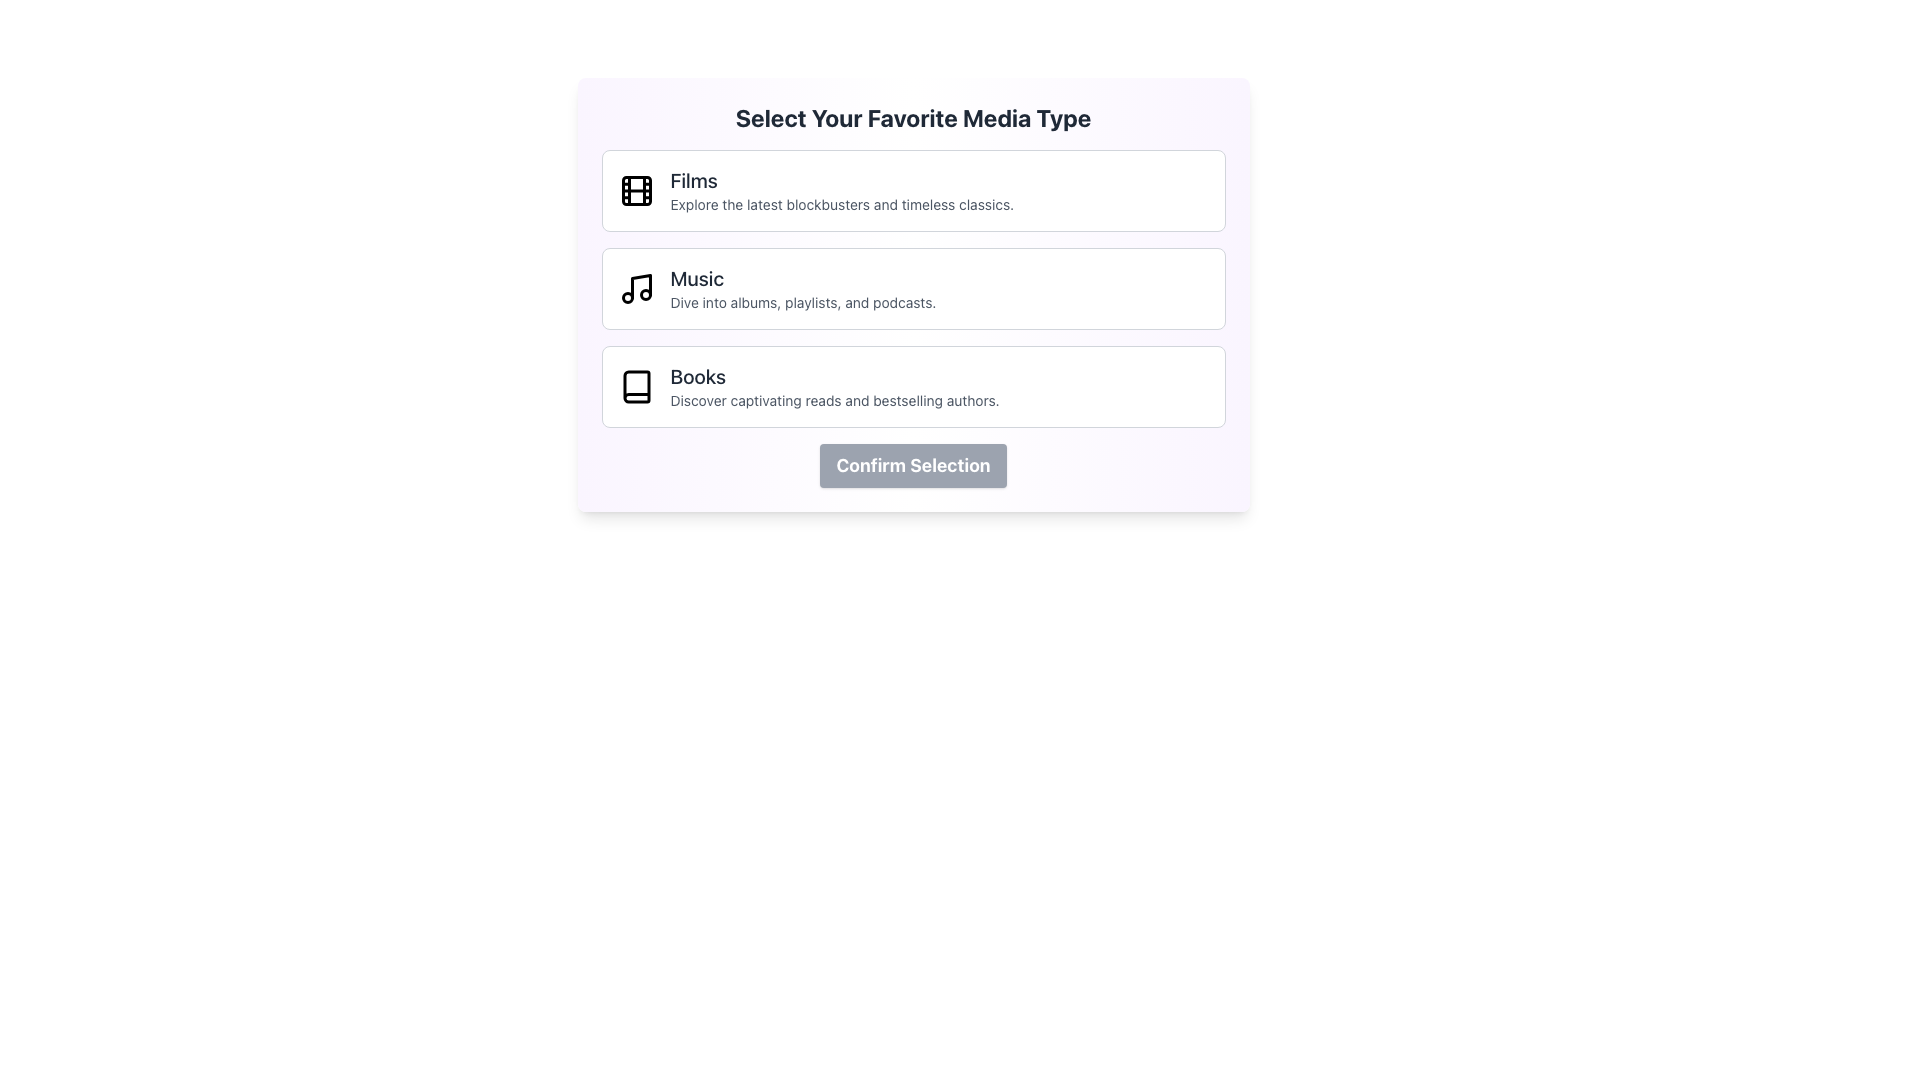 Image resolution: width=1920 pixels, height=1080 pixels. Describe the element at coordinates (635, 386) in the screenshot. I see `the outlined book icon located to the left of the 'Books' text in the selection panel` at that location.